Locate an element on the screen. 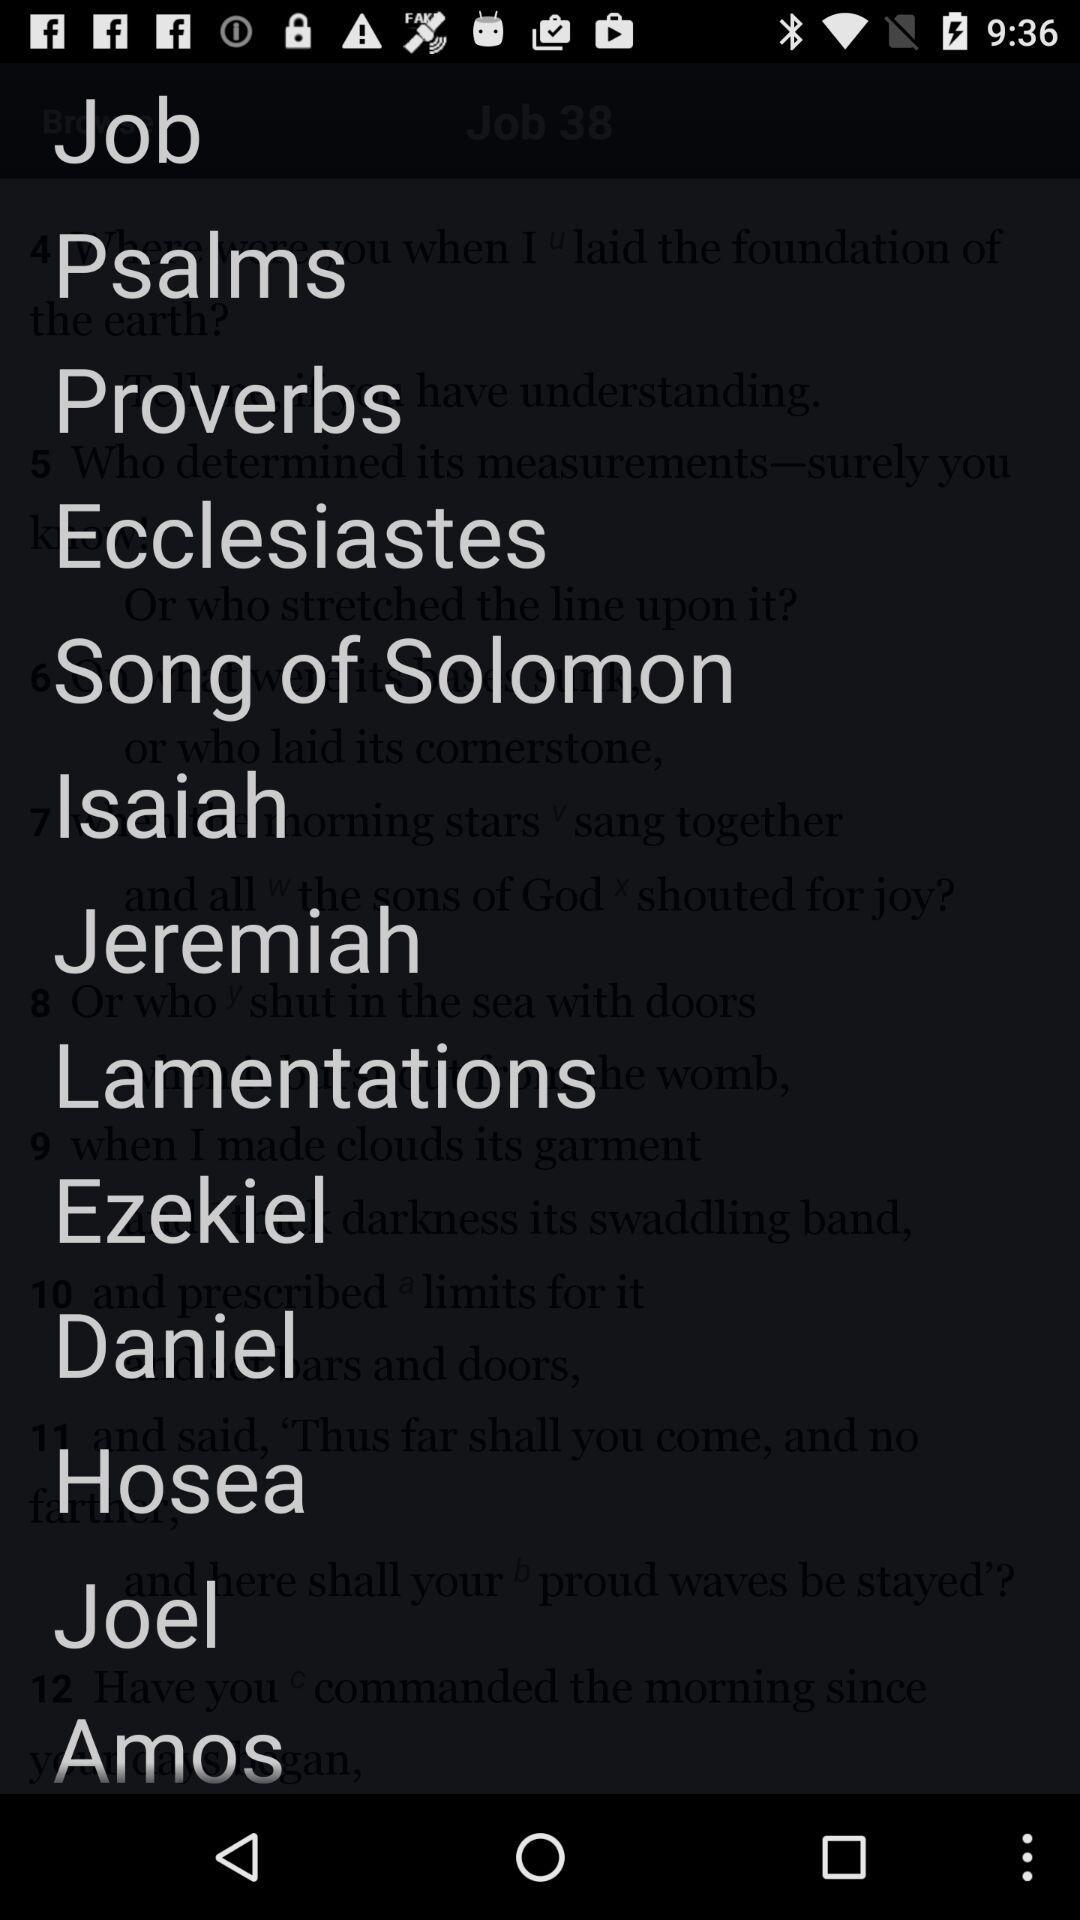 The height and width of the screenshot is (1920, 1080). the item above the ezekiel icon is located at coordinates (299, 1071).